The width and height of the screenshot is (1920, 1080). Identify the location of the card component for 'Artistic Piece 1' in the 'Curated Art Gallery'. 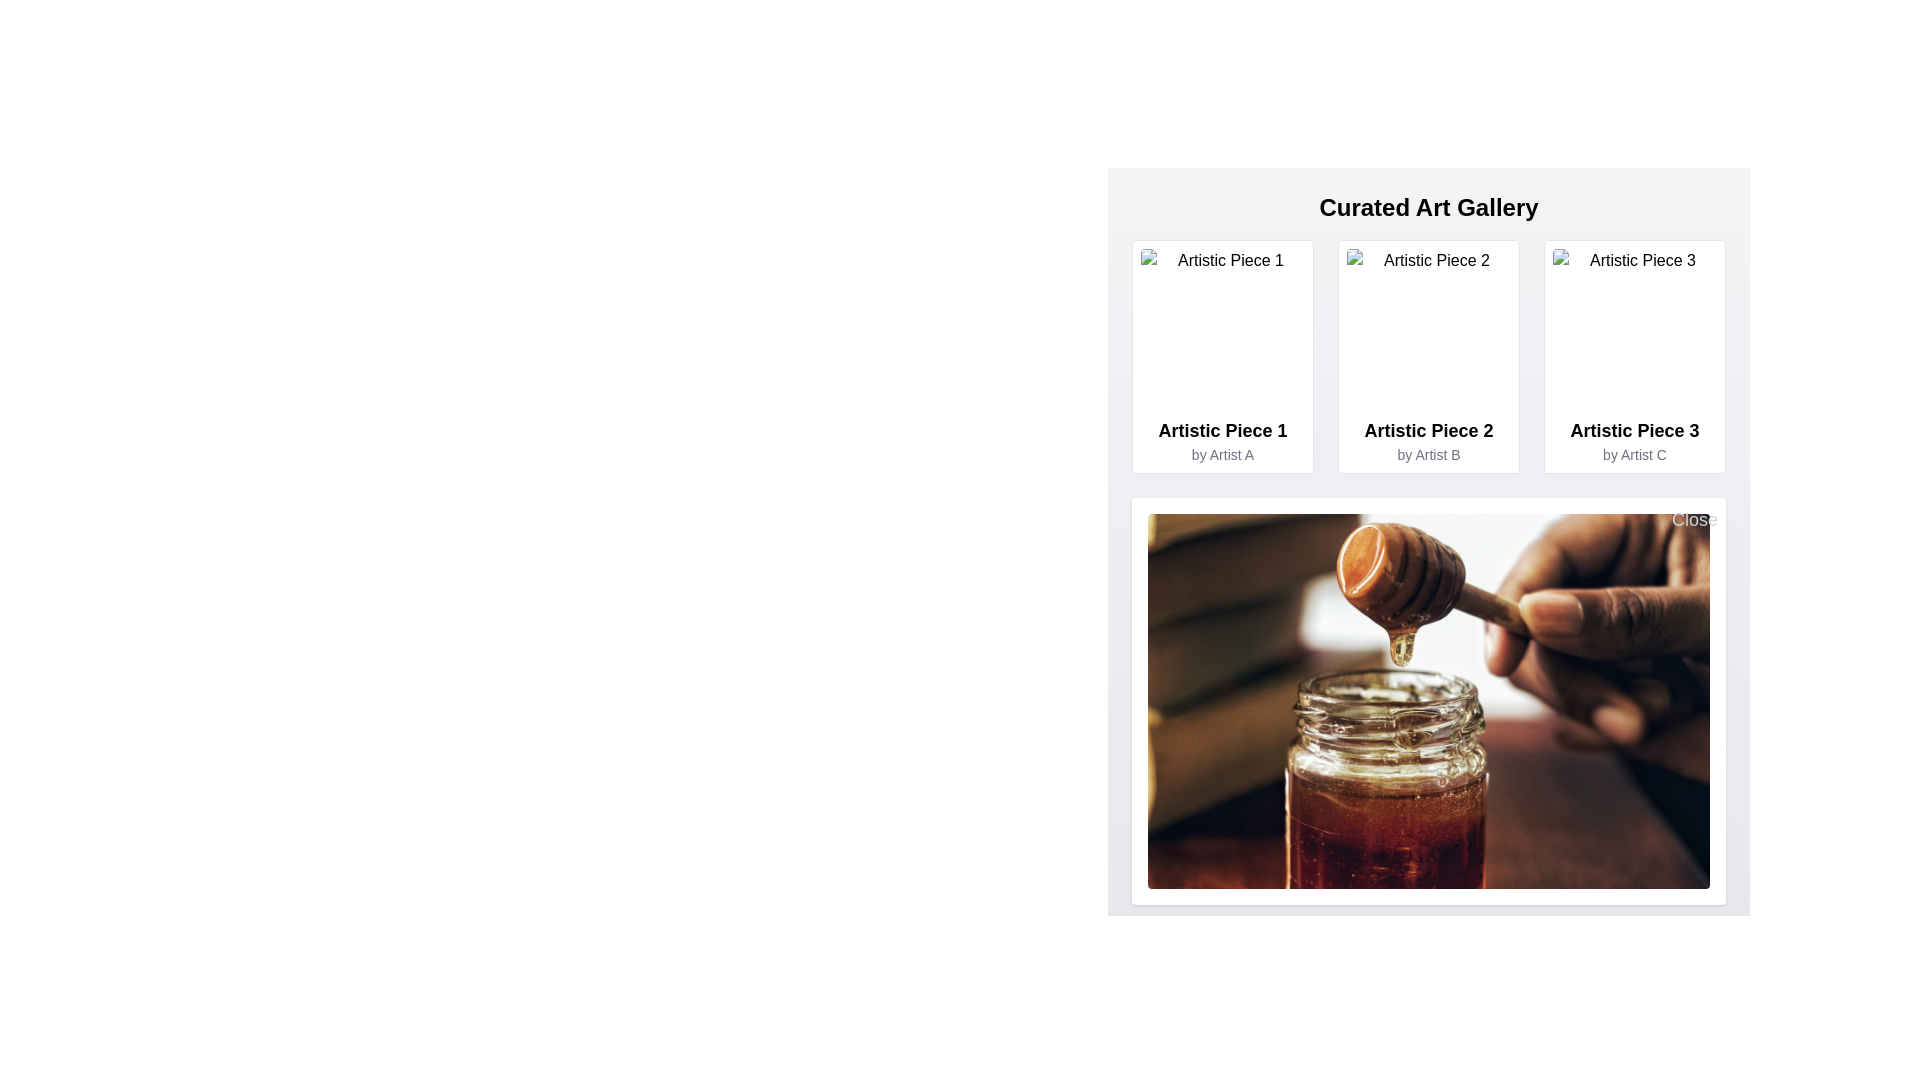
(1222, 356).